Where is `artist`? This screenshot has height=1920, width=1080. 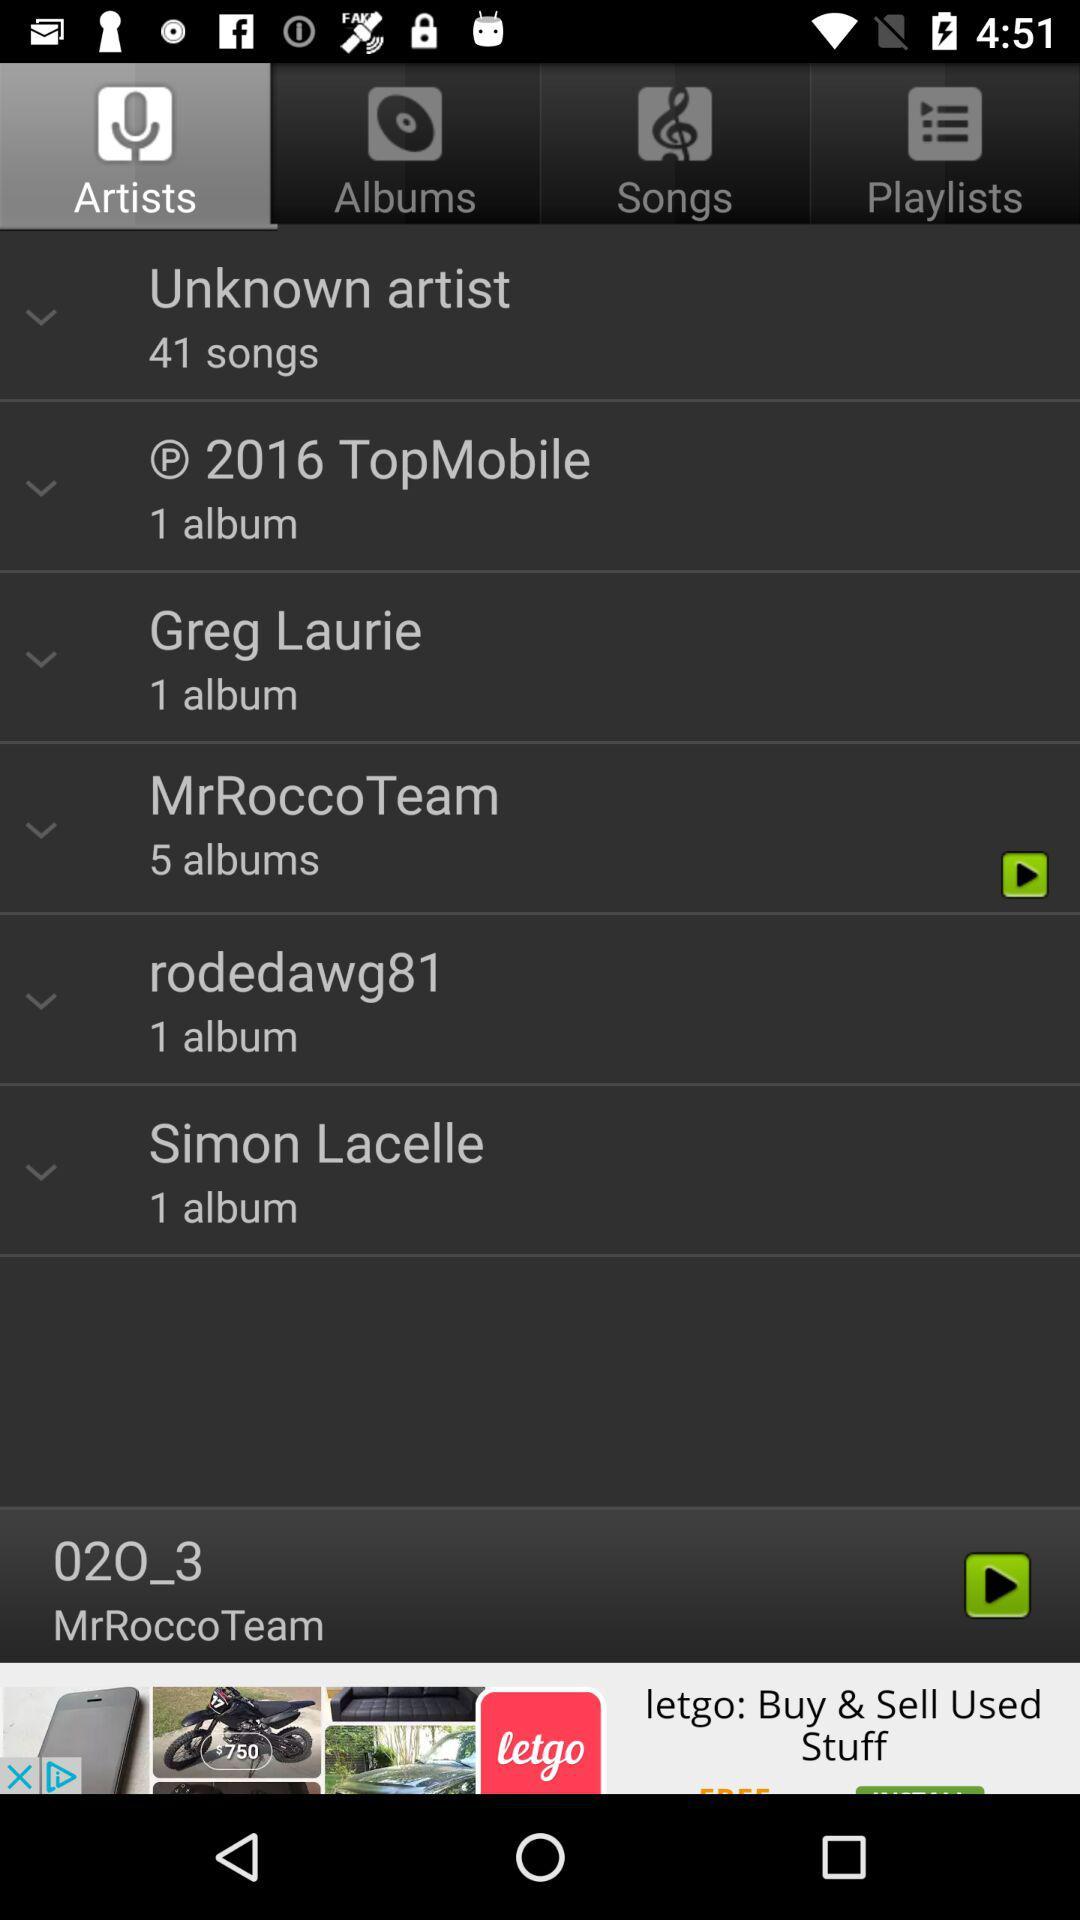 artist is located at coordinates (540, 862).